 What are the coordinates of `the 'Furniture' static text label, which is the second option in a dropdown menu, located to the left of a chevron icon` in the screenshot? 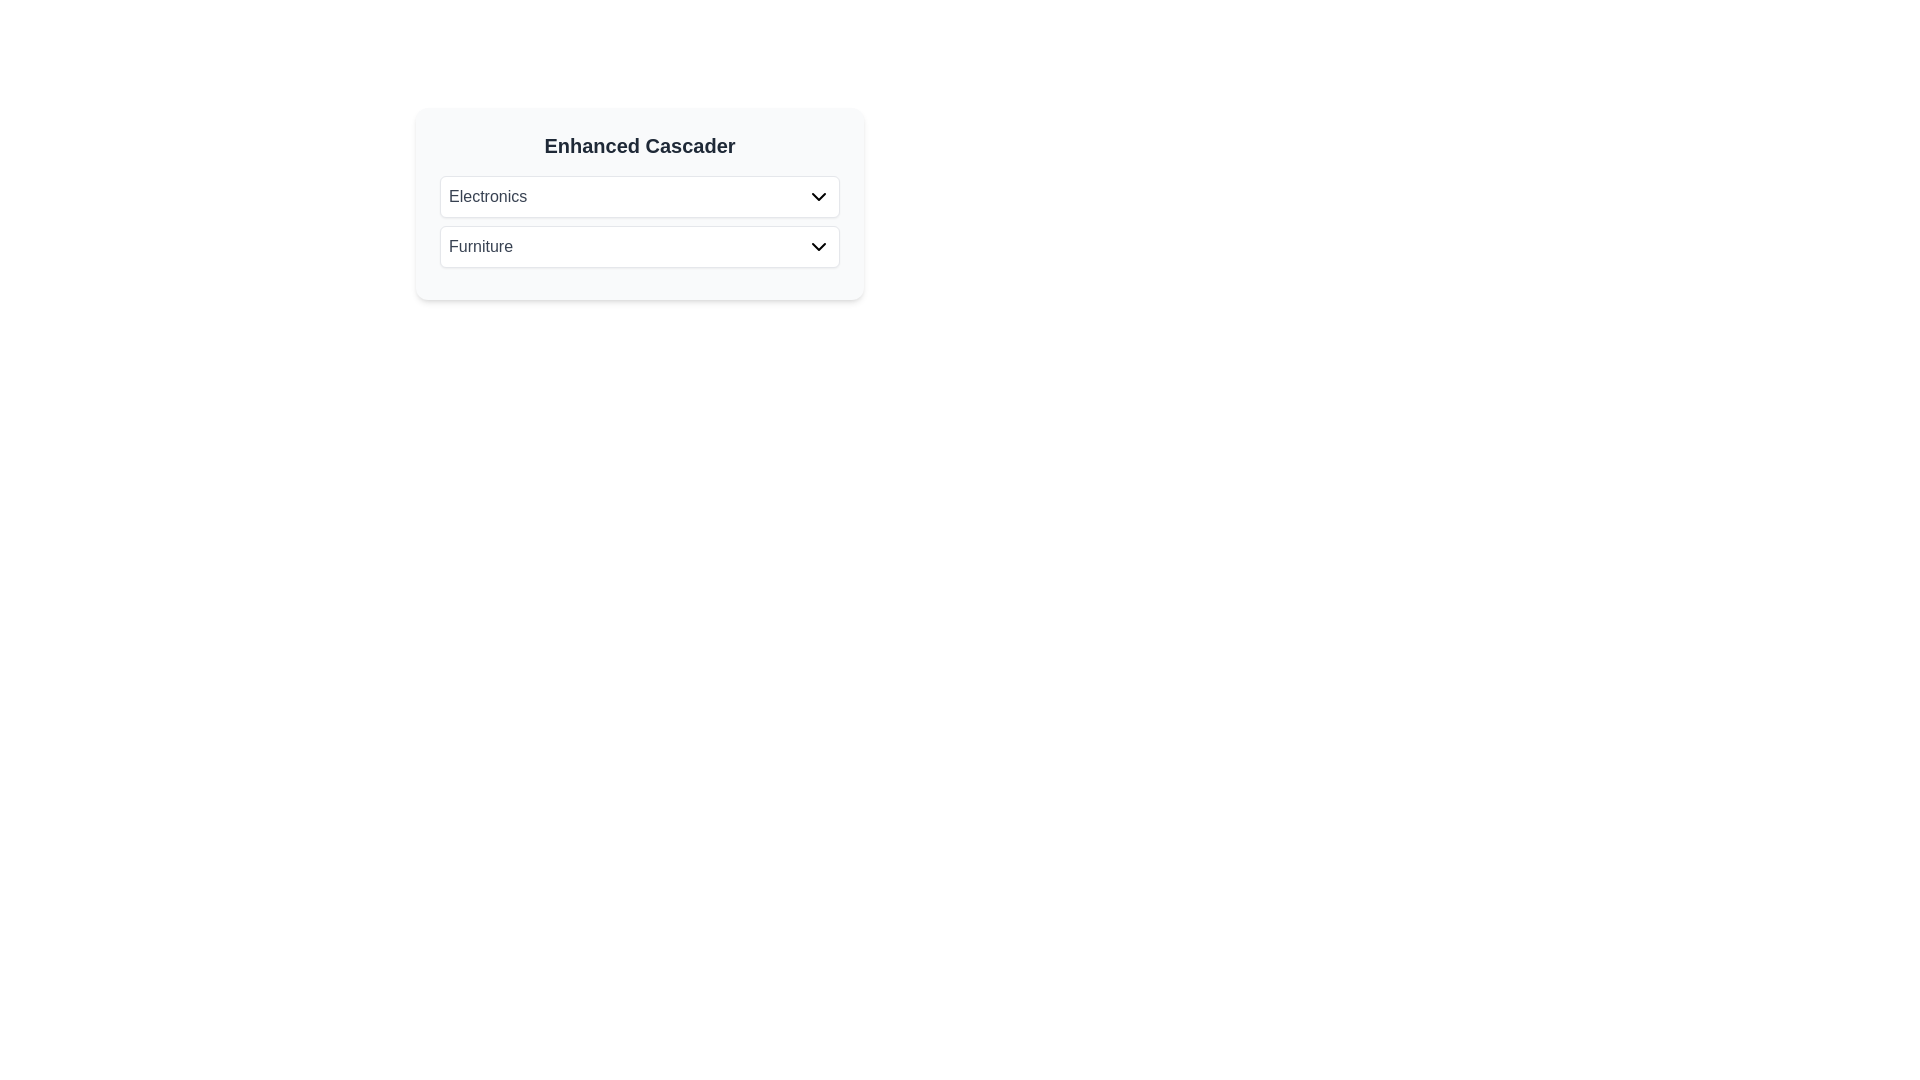 It's located at (480, 245).